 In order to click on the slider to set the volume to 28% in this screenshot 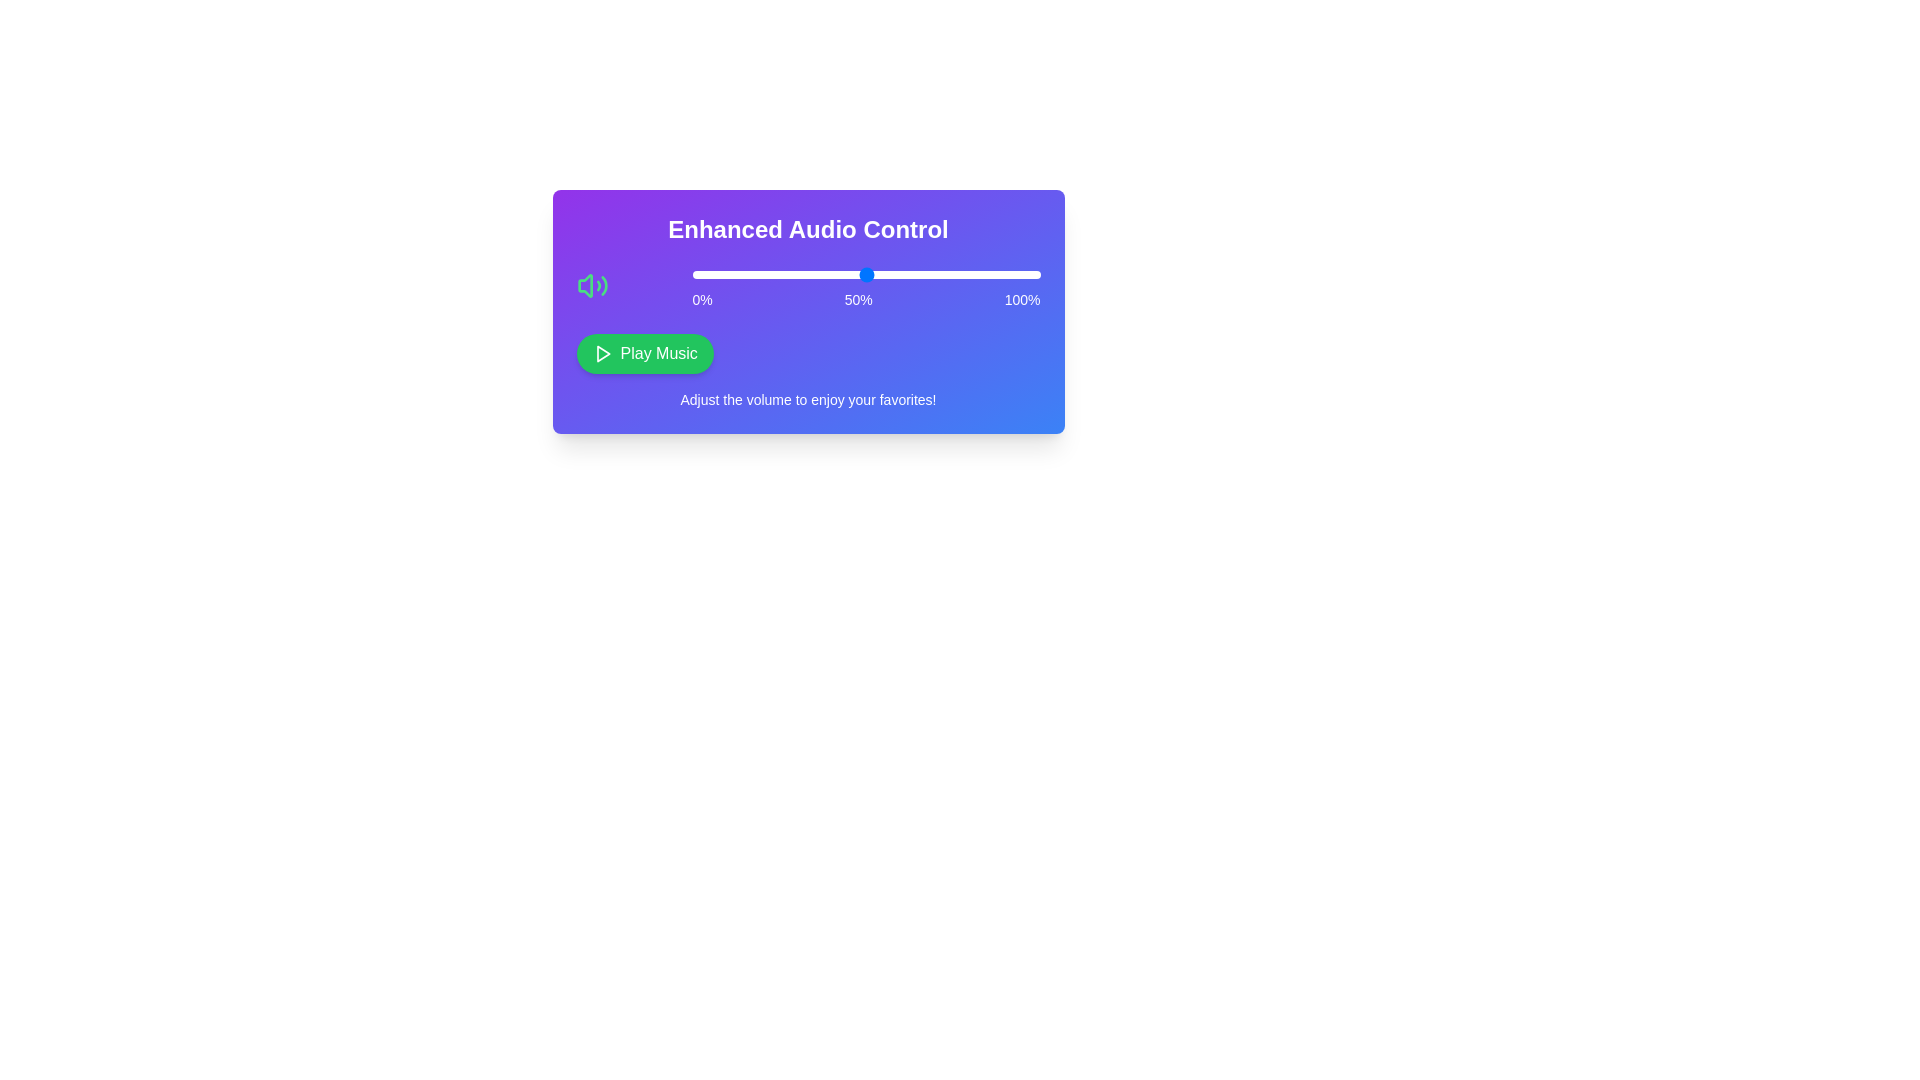, I will do `click(788, 274)`.